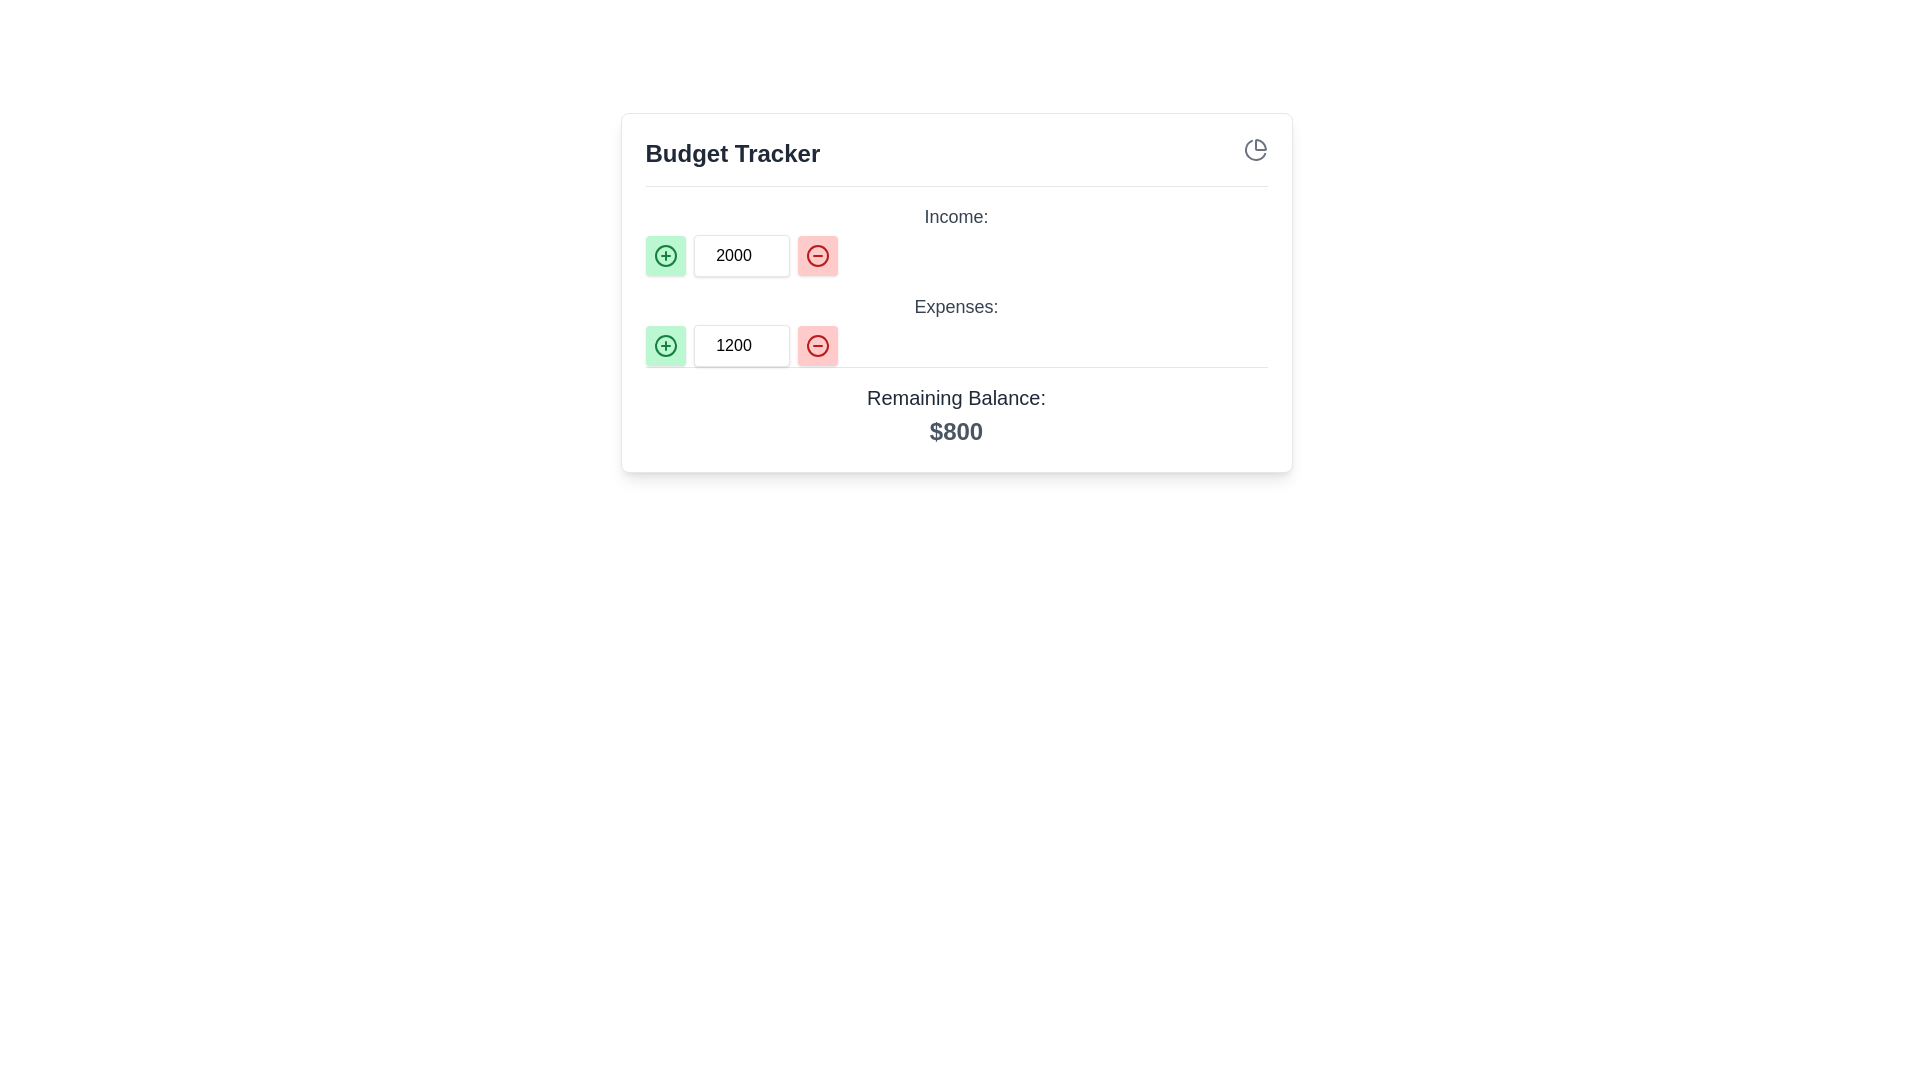  What do you see at coordinates (817, 345) in the screenshot?
I see `the red button for decreasing or removing a value associated with the current expense entry in the 'Expenses' section of the Budget Tracker interface` at bounding box center [817, 345].